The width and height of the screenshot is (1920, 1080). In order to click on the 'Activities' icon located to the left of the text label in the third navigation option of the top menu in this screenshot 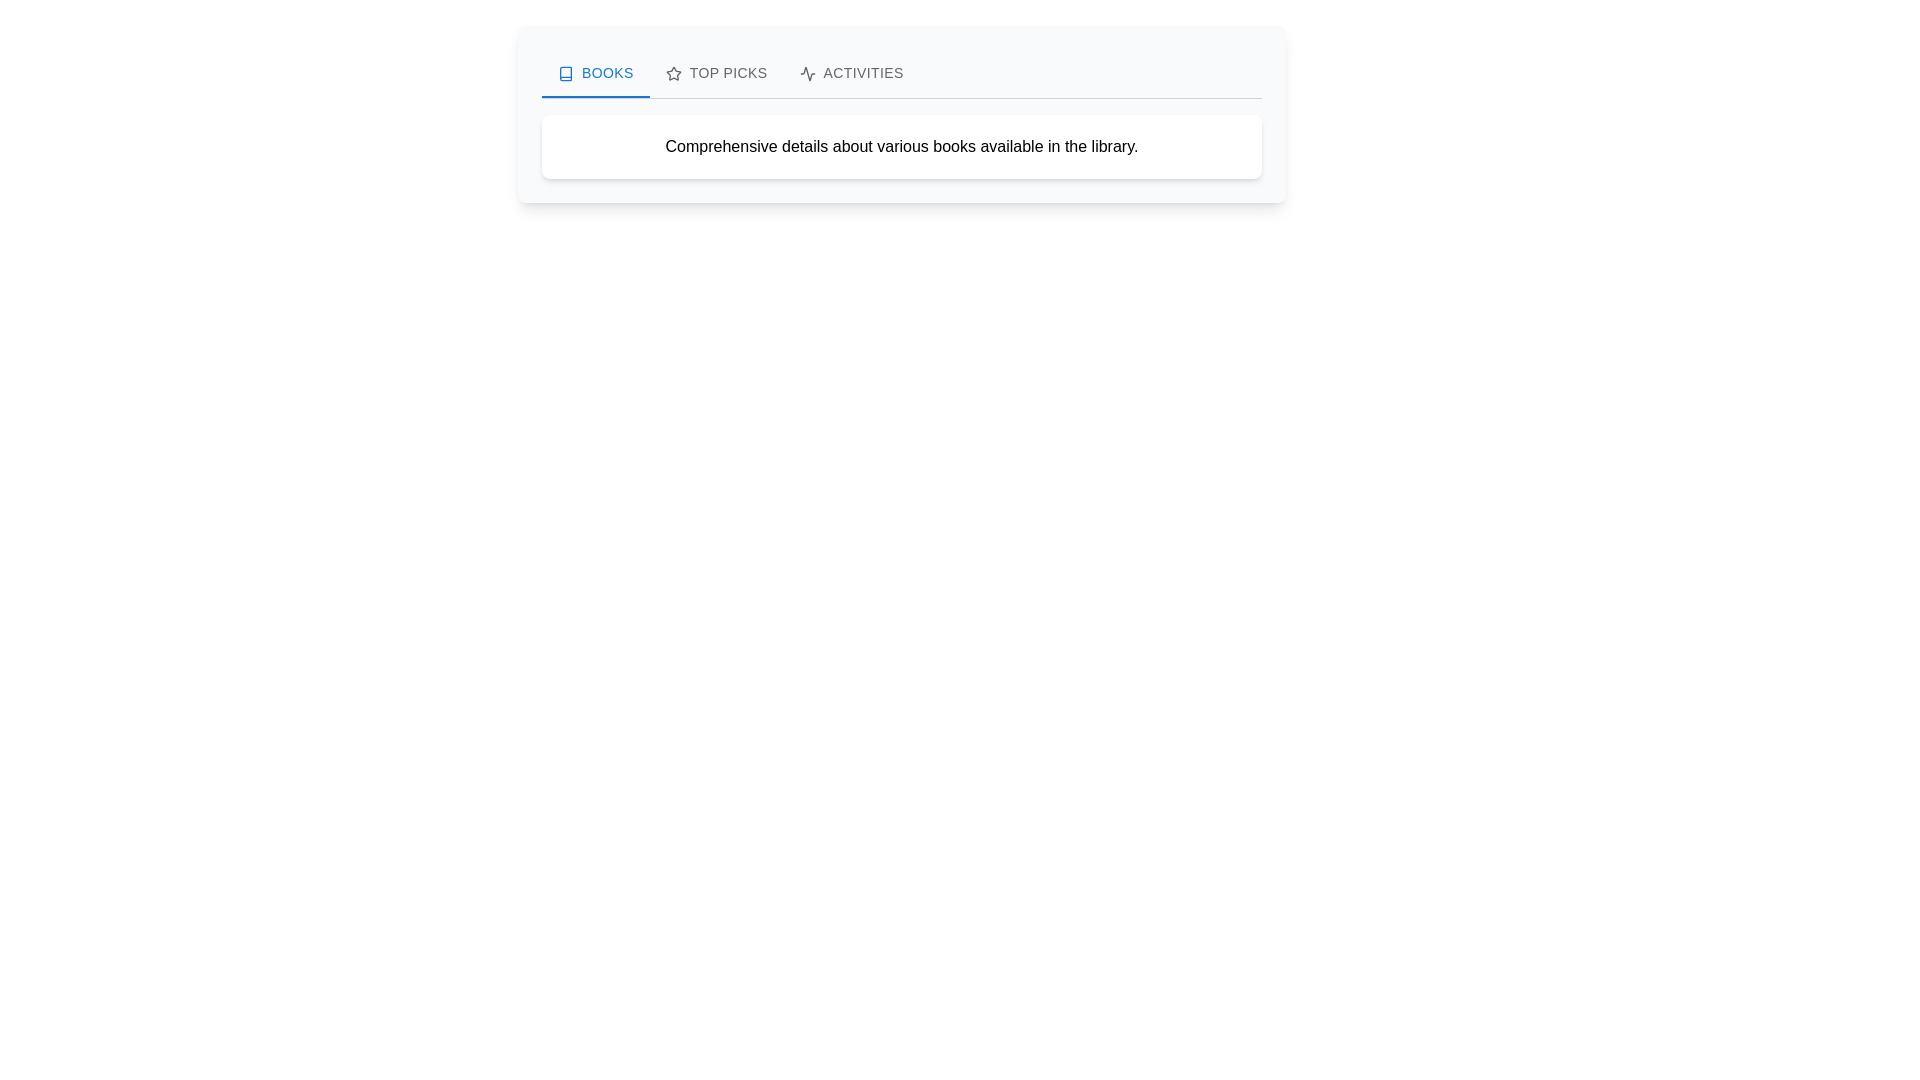, I will do `click(807, 72)`.